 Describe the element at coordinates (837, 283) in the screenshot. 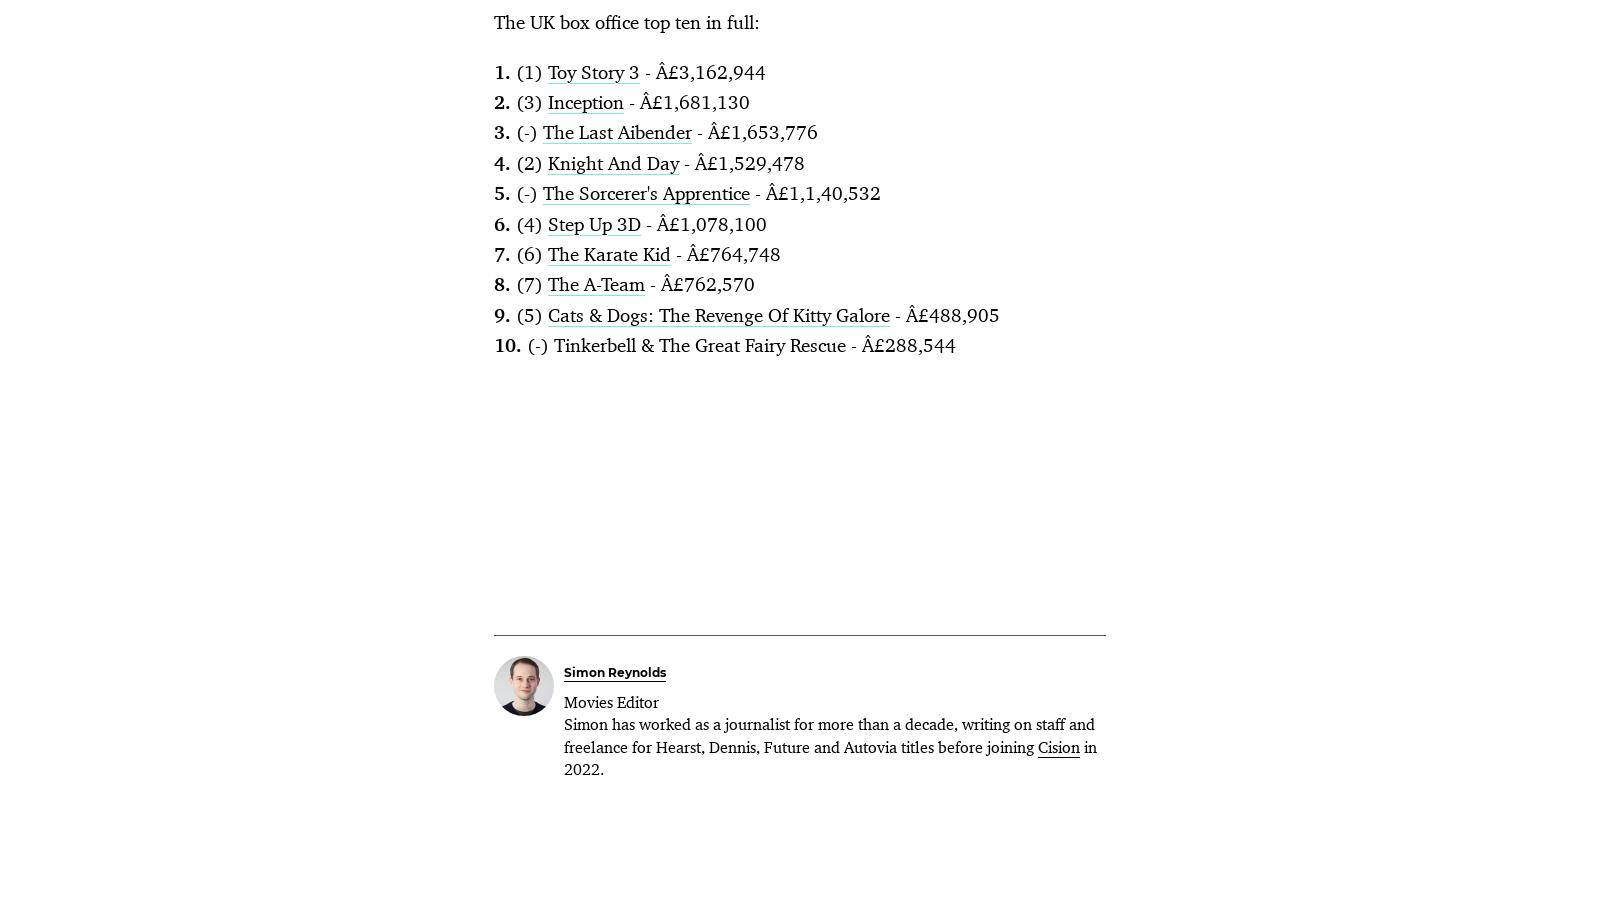

I see `'Black Friday'` at that location.